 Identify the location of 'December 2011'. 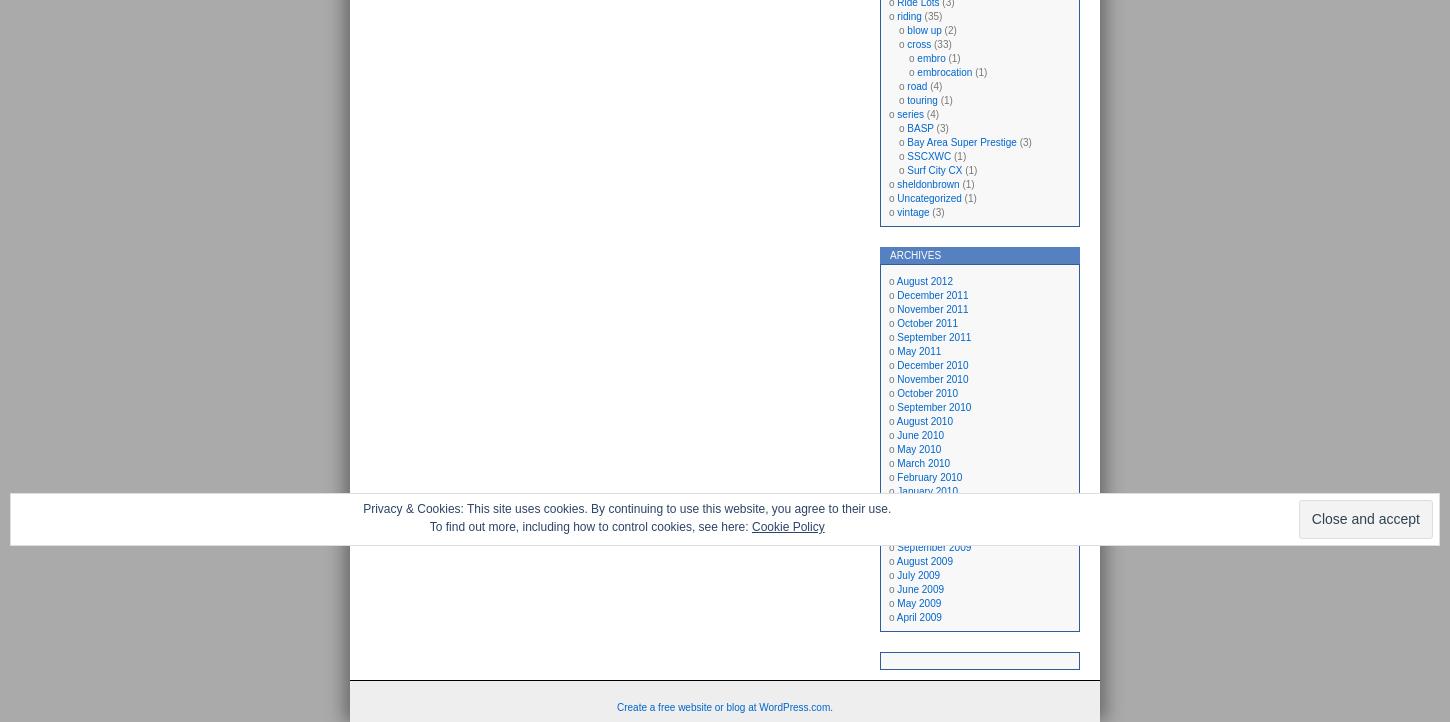
(931, 295).